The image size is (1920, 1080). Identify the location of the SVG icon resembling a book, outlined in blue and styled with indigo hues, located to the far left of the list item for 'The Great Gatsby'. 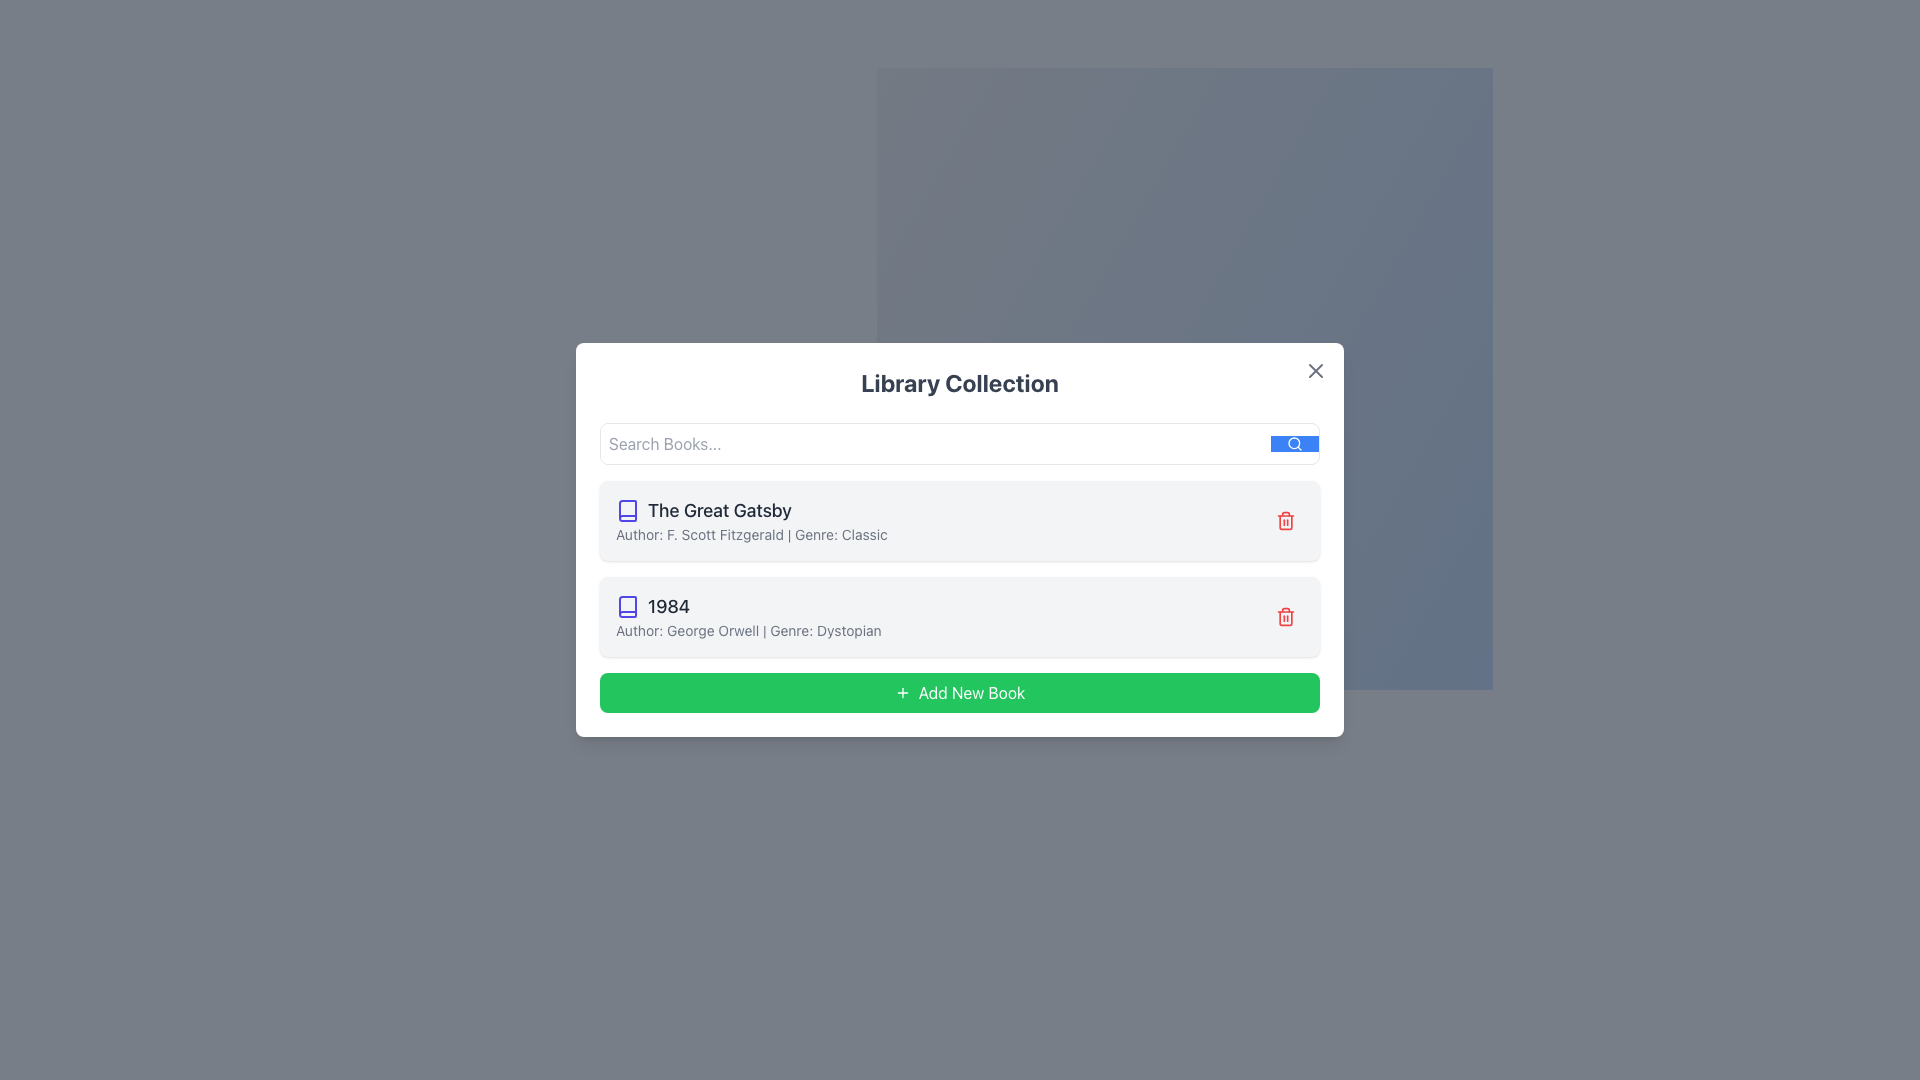
(627, 509).